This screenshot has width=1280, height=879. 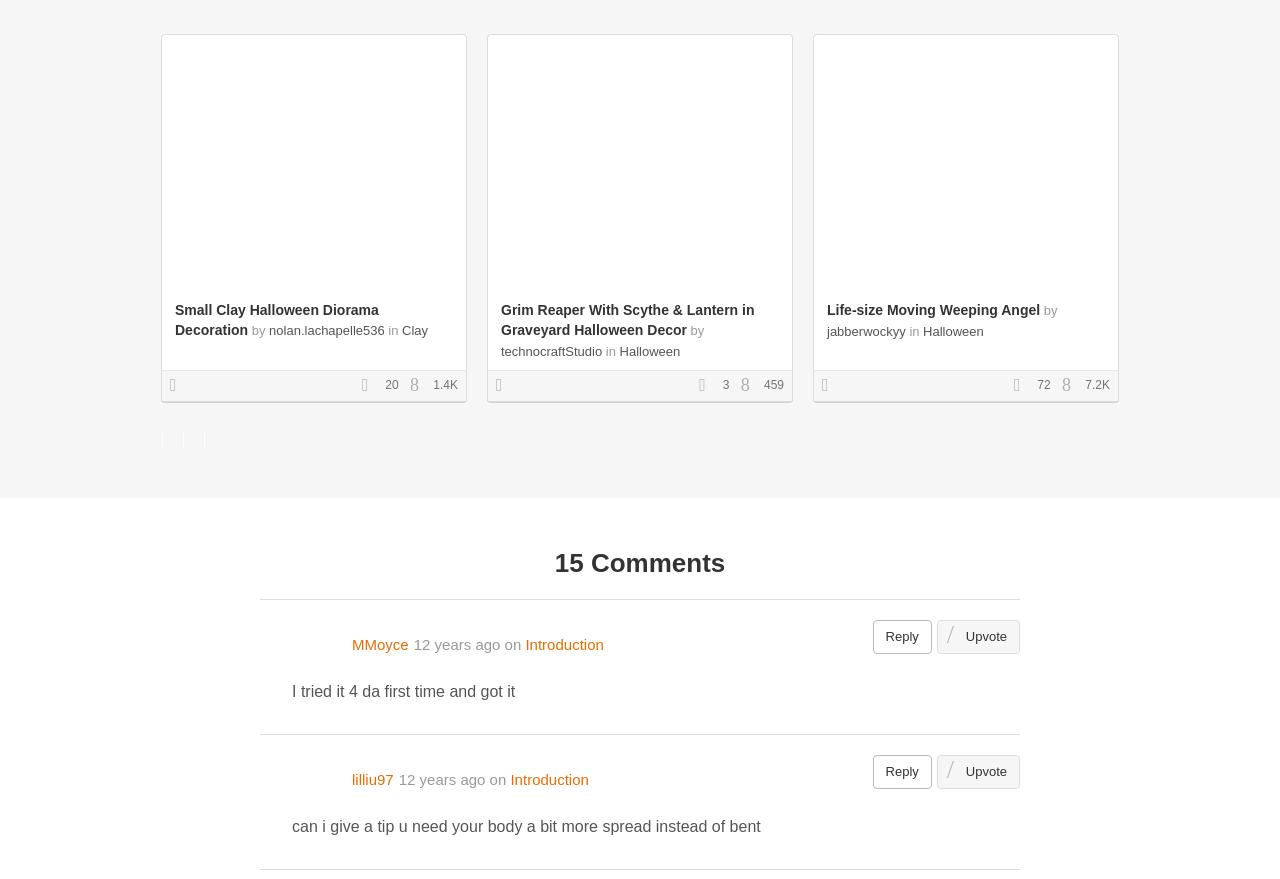 What do you see at coordinates (525, 825) in the screenshot?
I see `'can i give a tip u need your body a bit more spread instead of bent'` at bounding box center [525, 825].